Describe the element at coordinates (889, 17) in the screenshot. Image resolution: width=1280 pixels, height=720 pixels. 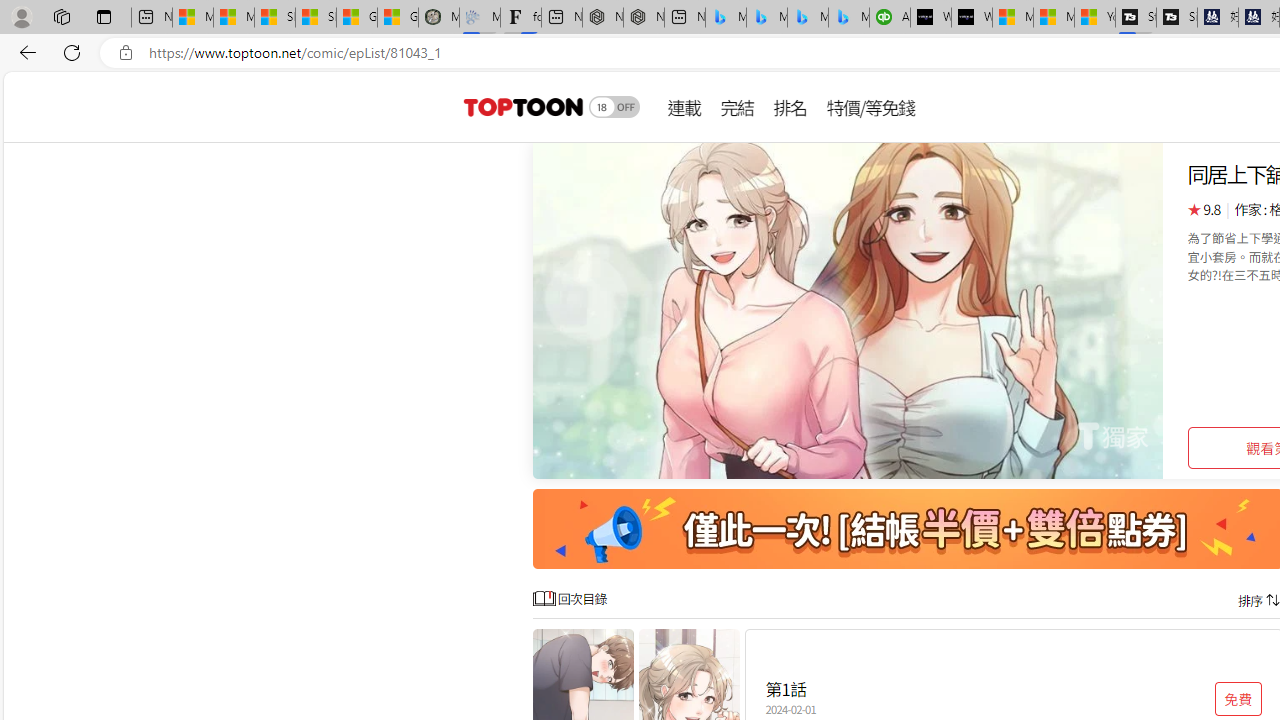
I see `'Accounting Software for Accountants, CPAs and Bookkeepers'` at that location.